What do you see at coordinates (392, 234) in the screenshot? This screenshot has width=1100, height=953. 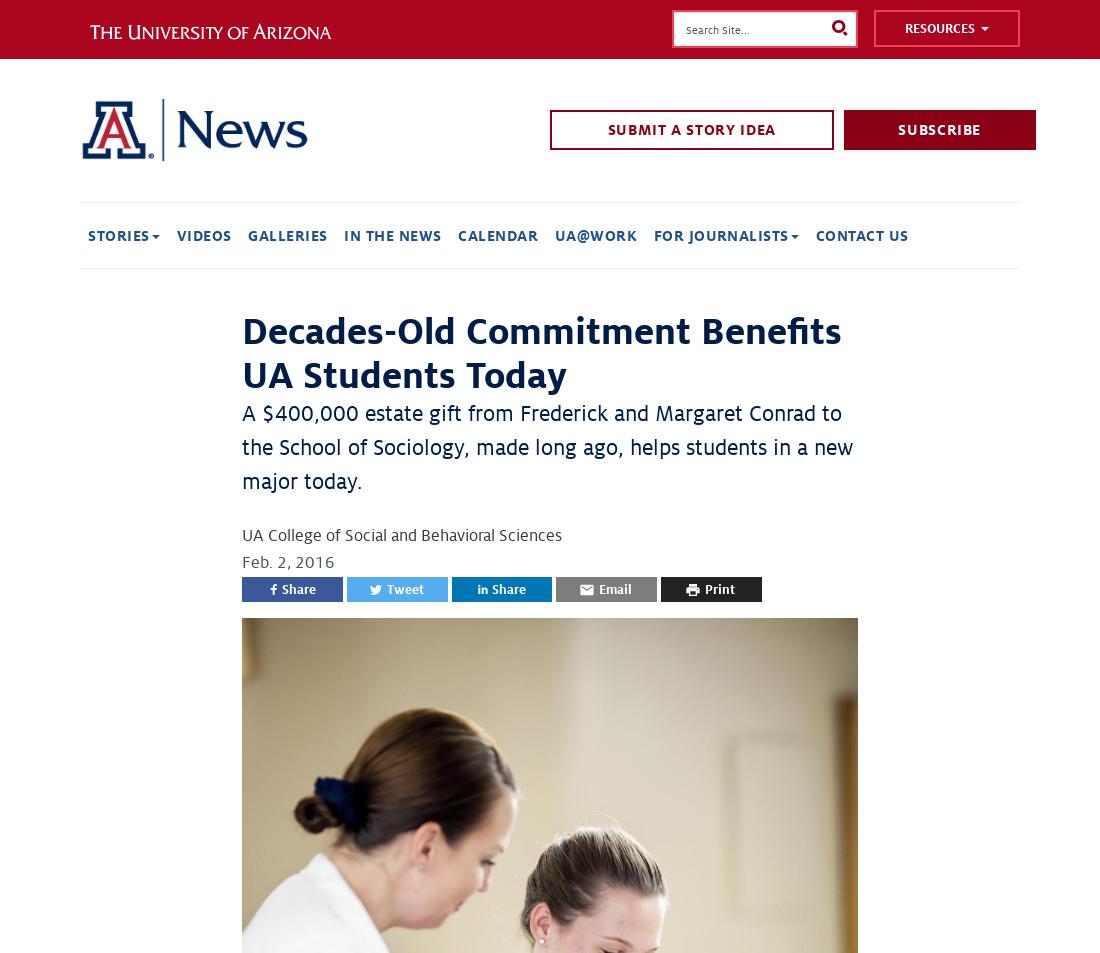 I see `'In the News'` at bounding box center [392, 234].